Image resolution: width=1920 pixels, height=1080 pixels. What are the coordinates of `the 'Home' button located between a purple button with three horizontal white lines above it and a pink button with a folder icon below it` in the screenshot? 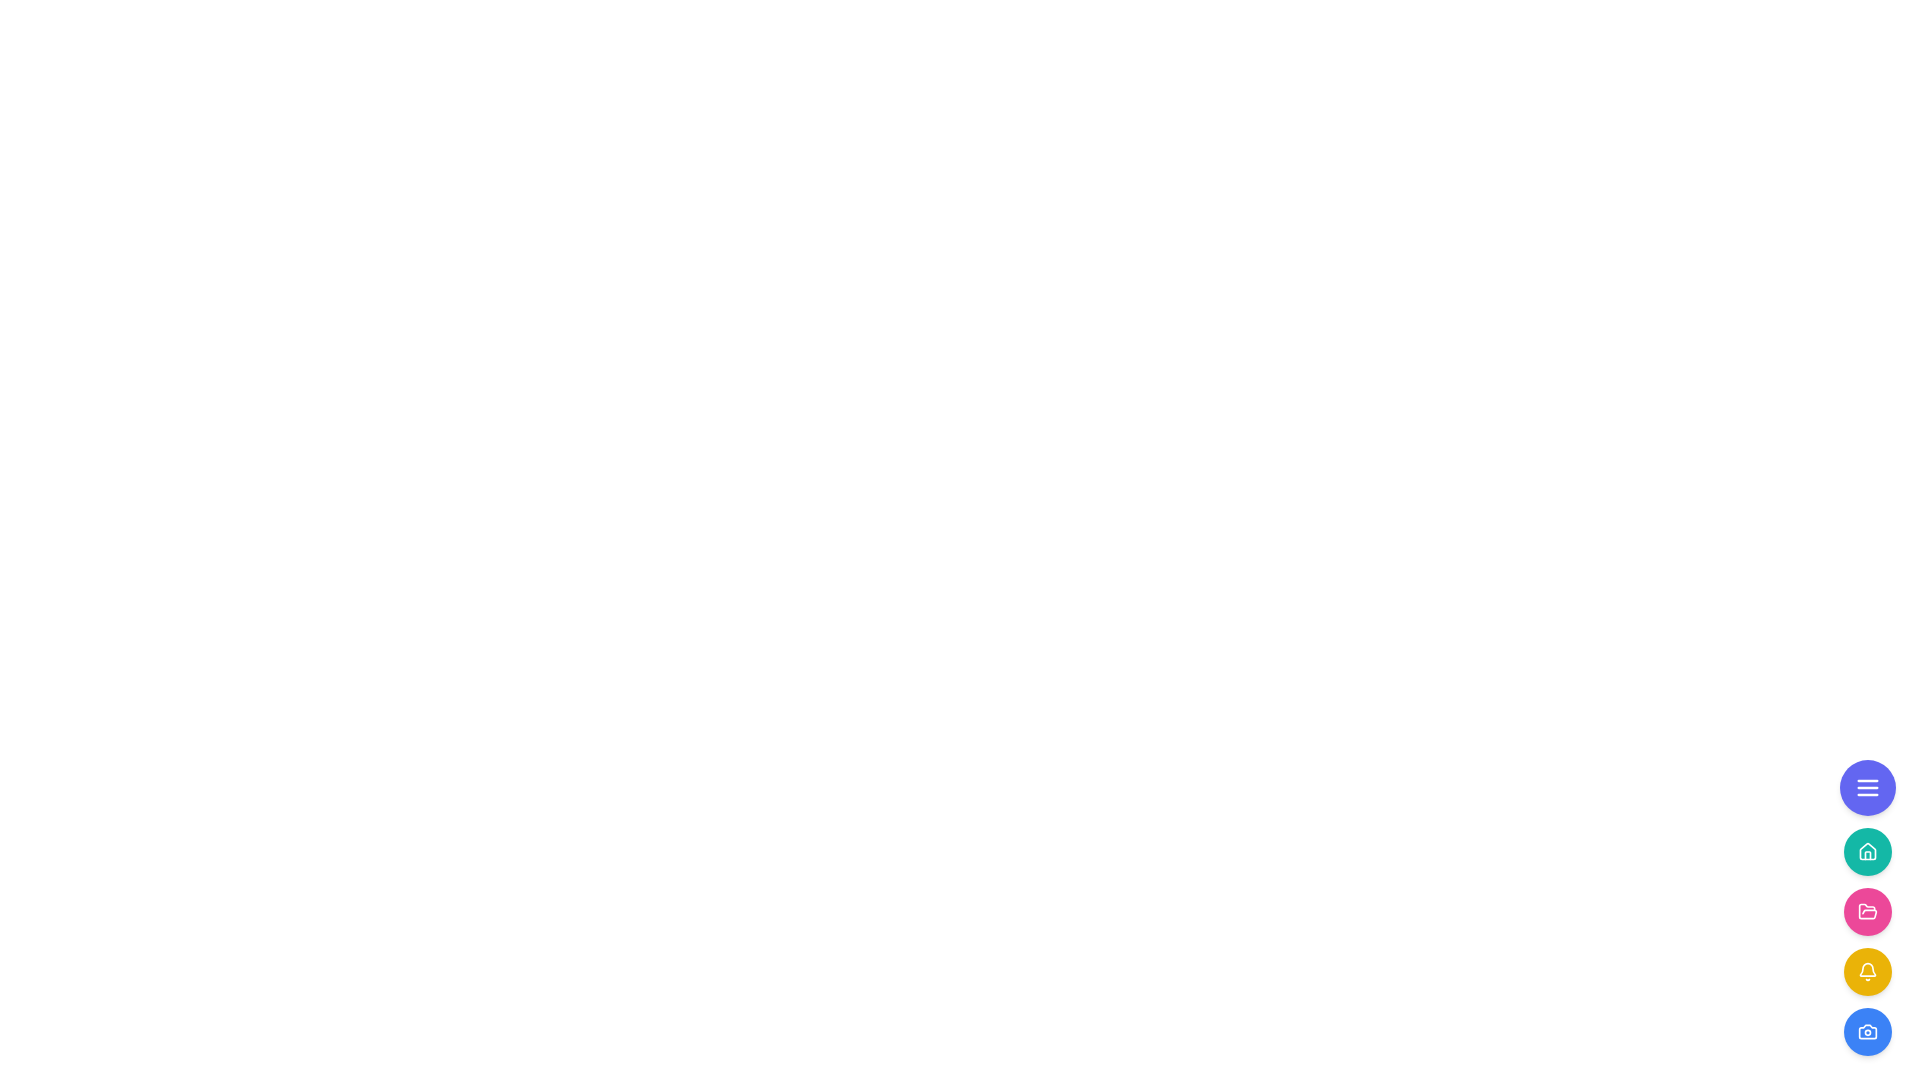 It's located at (1866, 852).